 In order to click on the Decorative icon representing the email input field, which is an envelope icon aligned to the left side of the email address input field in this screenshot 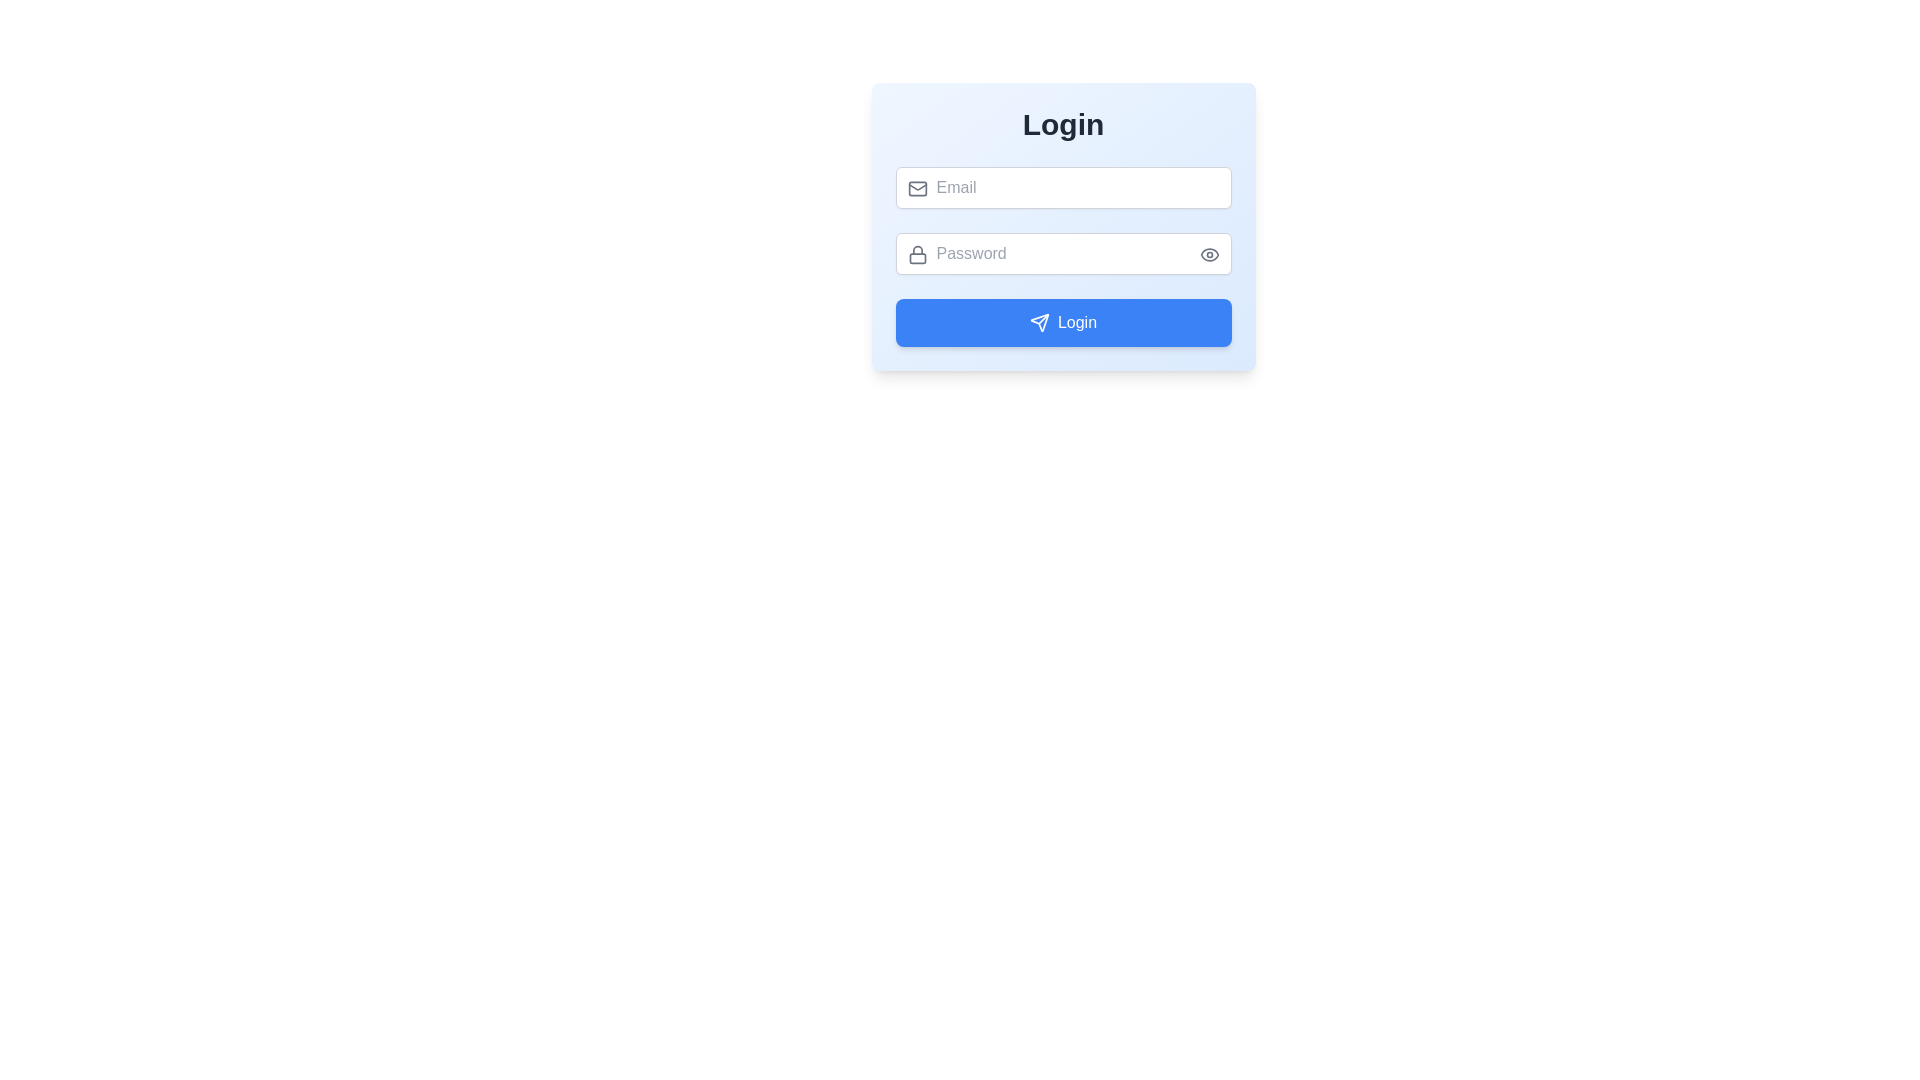, I will do `click(916, 187)`.